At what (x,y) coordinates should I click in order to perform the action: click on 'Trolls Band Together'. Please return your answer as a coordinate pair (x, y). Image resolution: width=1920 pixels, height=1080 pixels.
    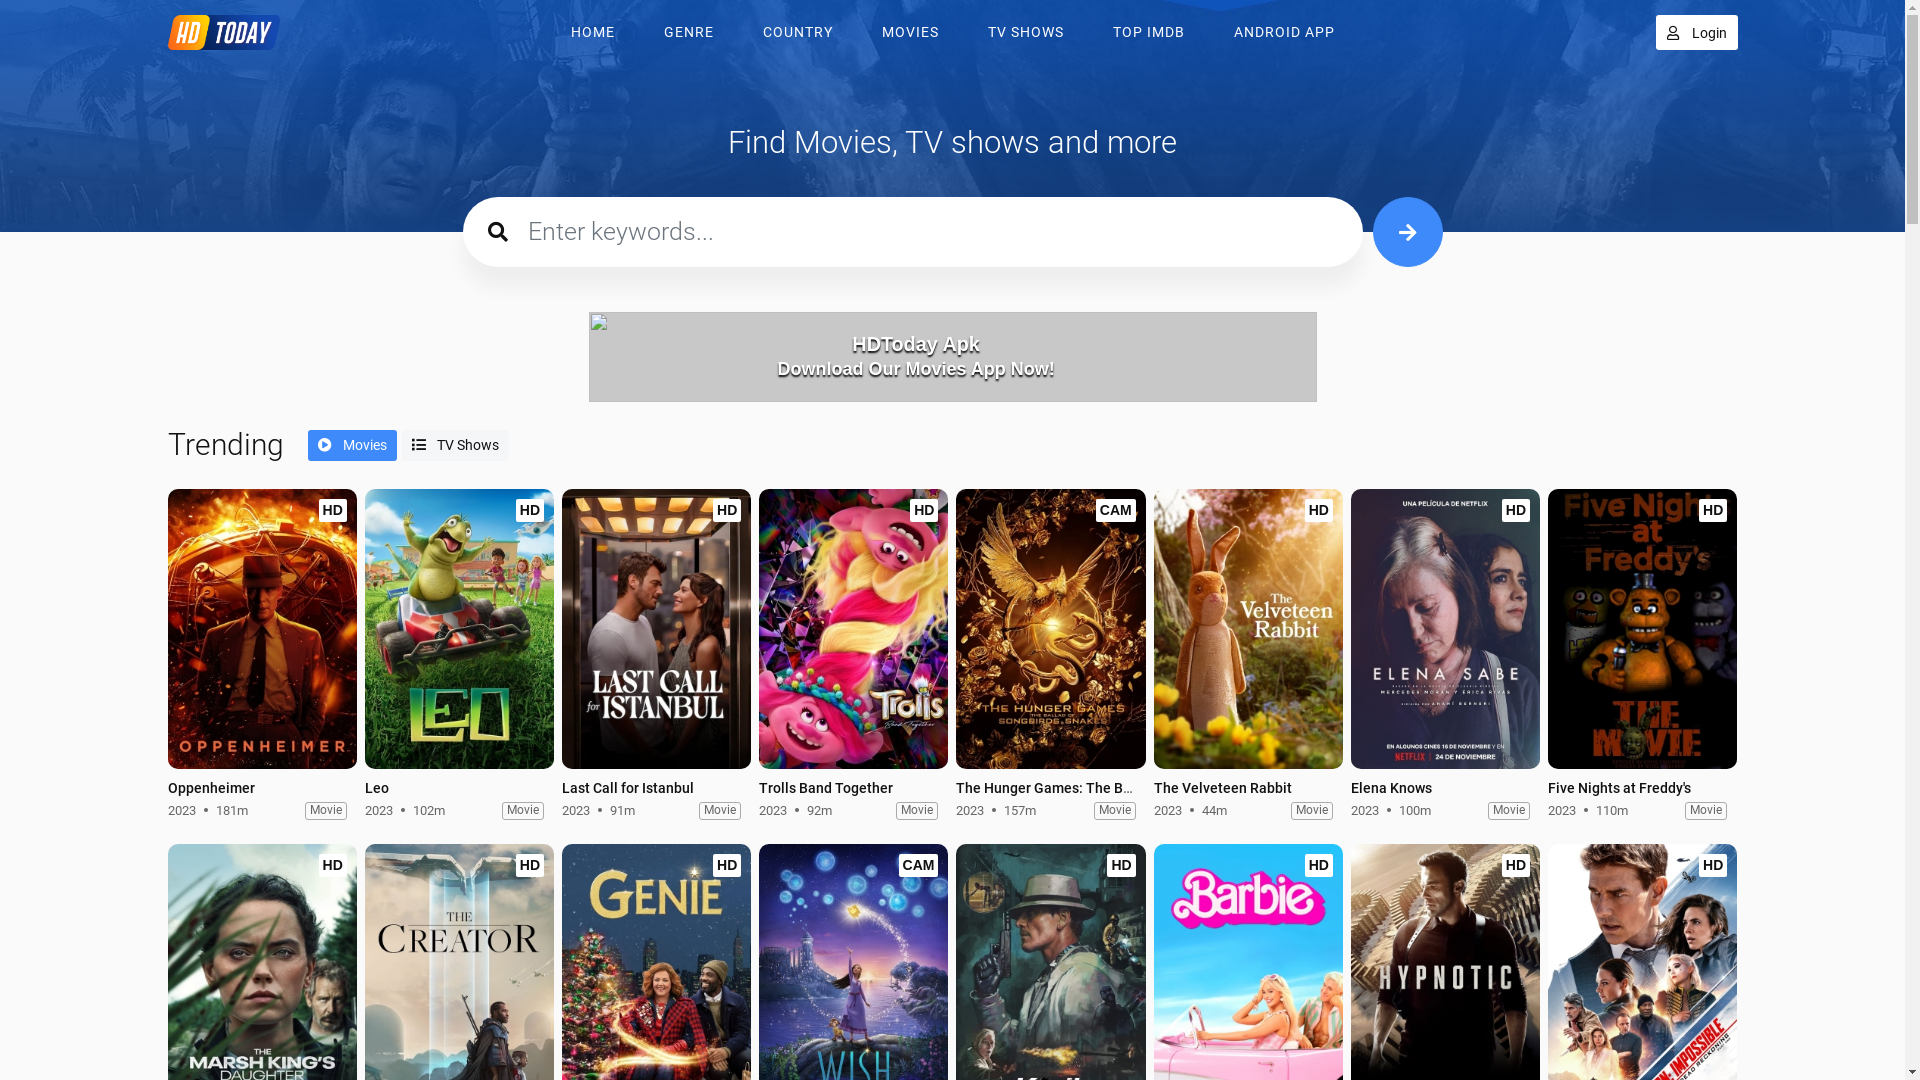
    Looking at the image, I should click on (825, 786).